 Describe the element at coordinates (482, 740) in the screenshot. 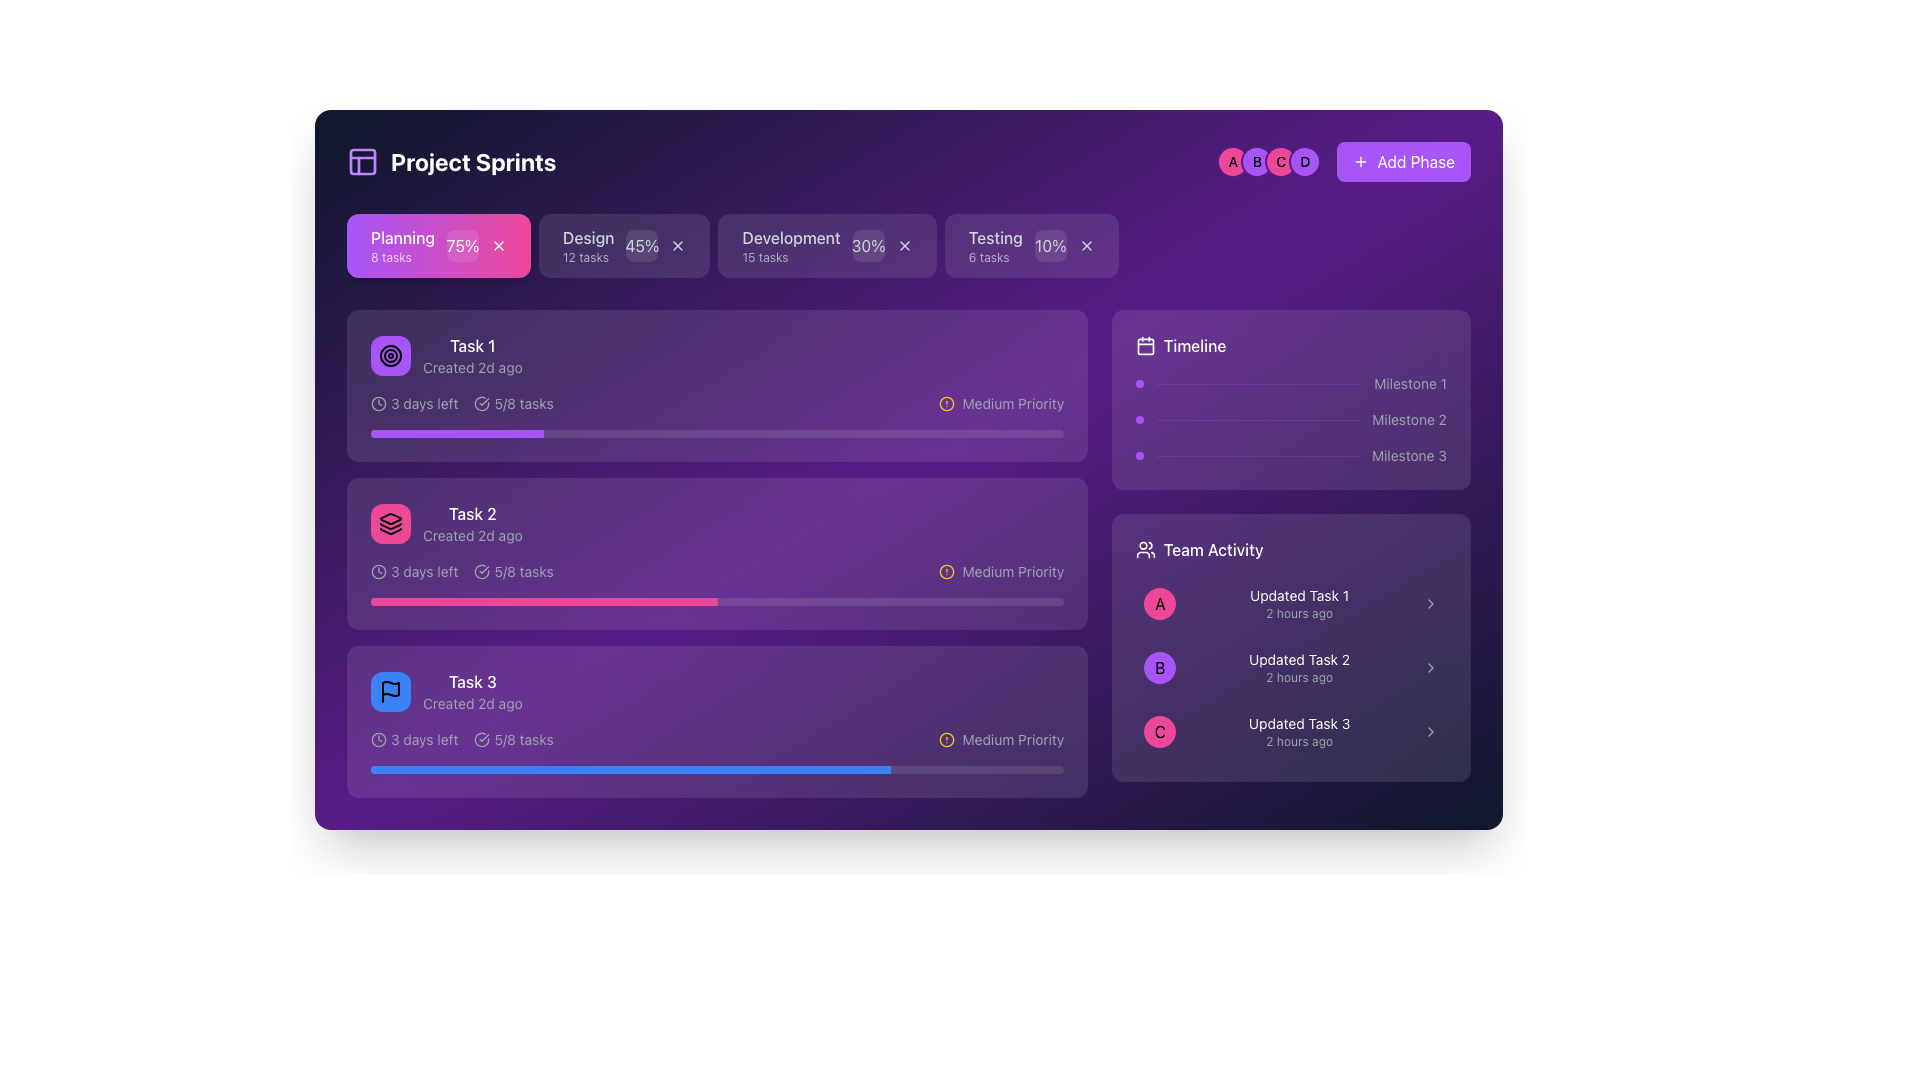

I see `the status icon indicating the completion of tasks in 'Task 3' card, positioned next to '5/8 tasks'` at that location.